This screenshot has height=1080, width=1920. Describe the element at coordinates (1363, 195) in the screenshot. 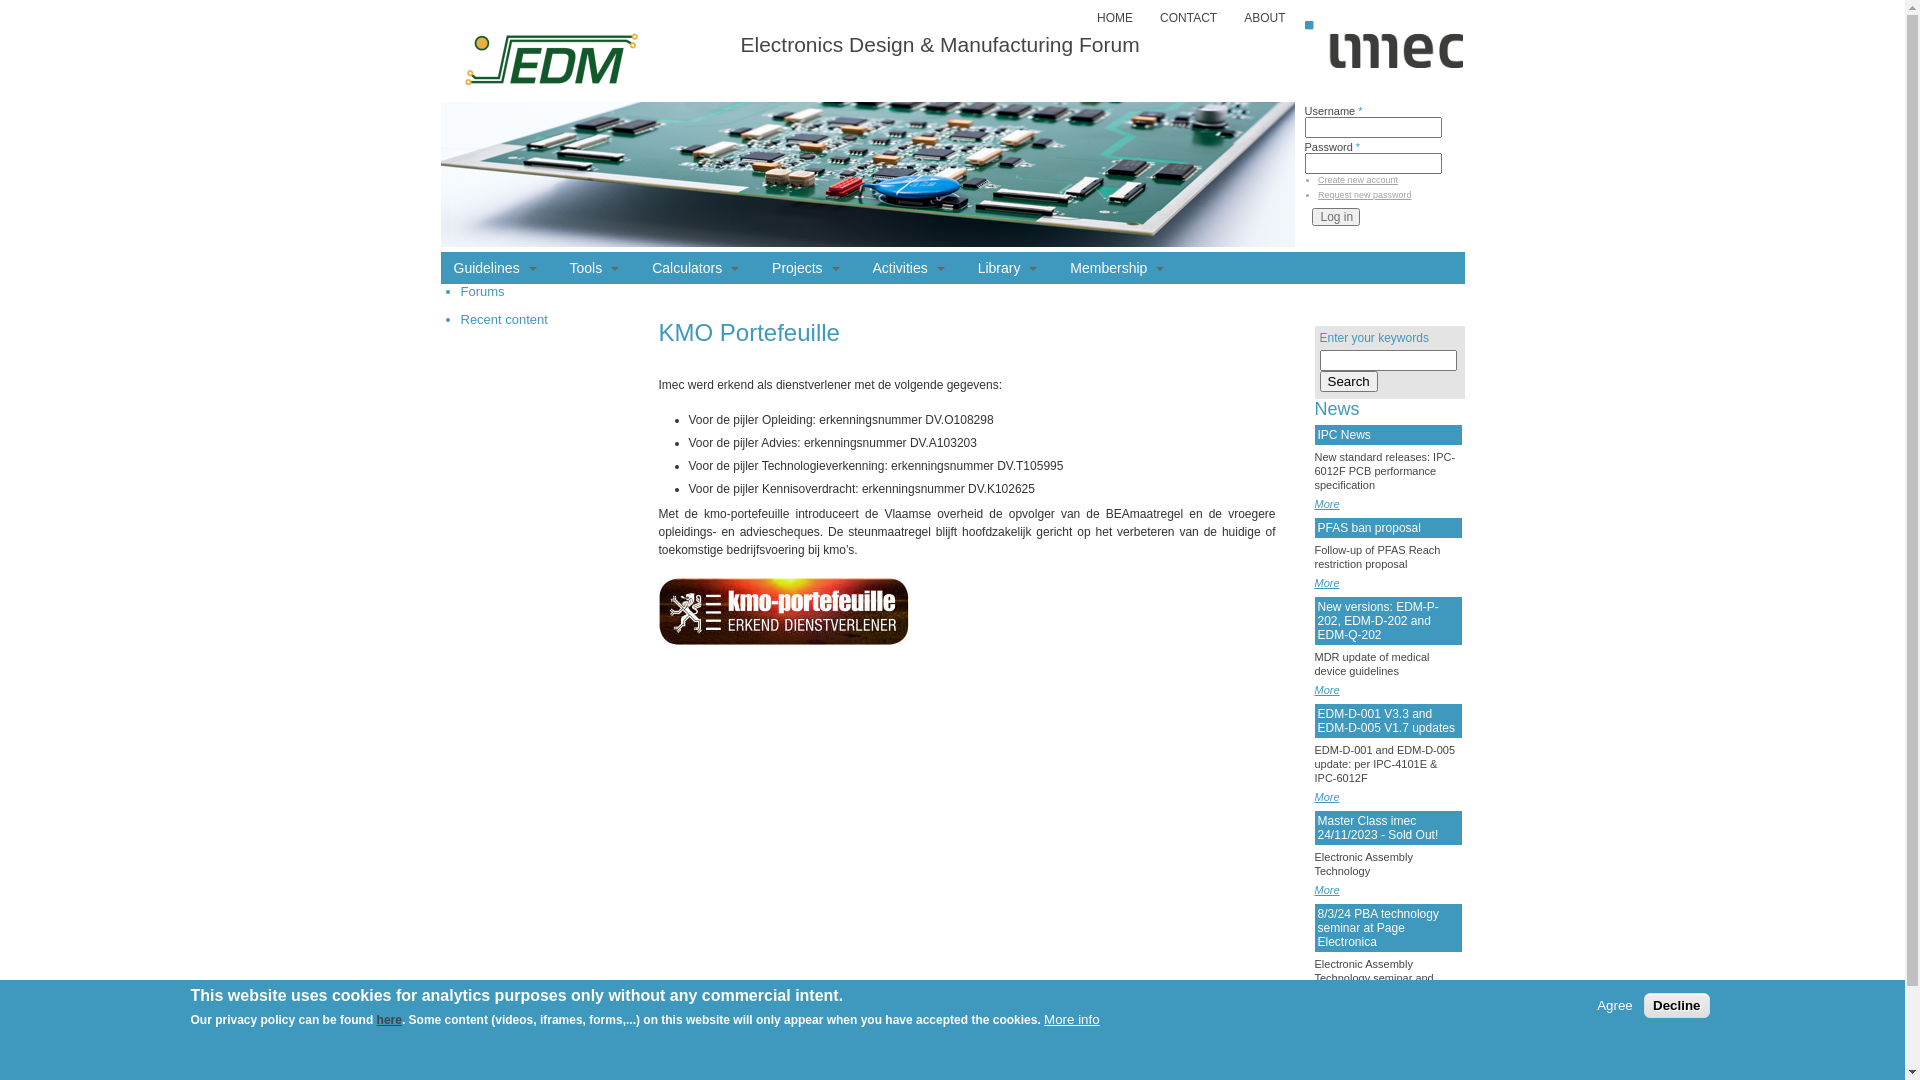

I see `'Request new password'` at that location.